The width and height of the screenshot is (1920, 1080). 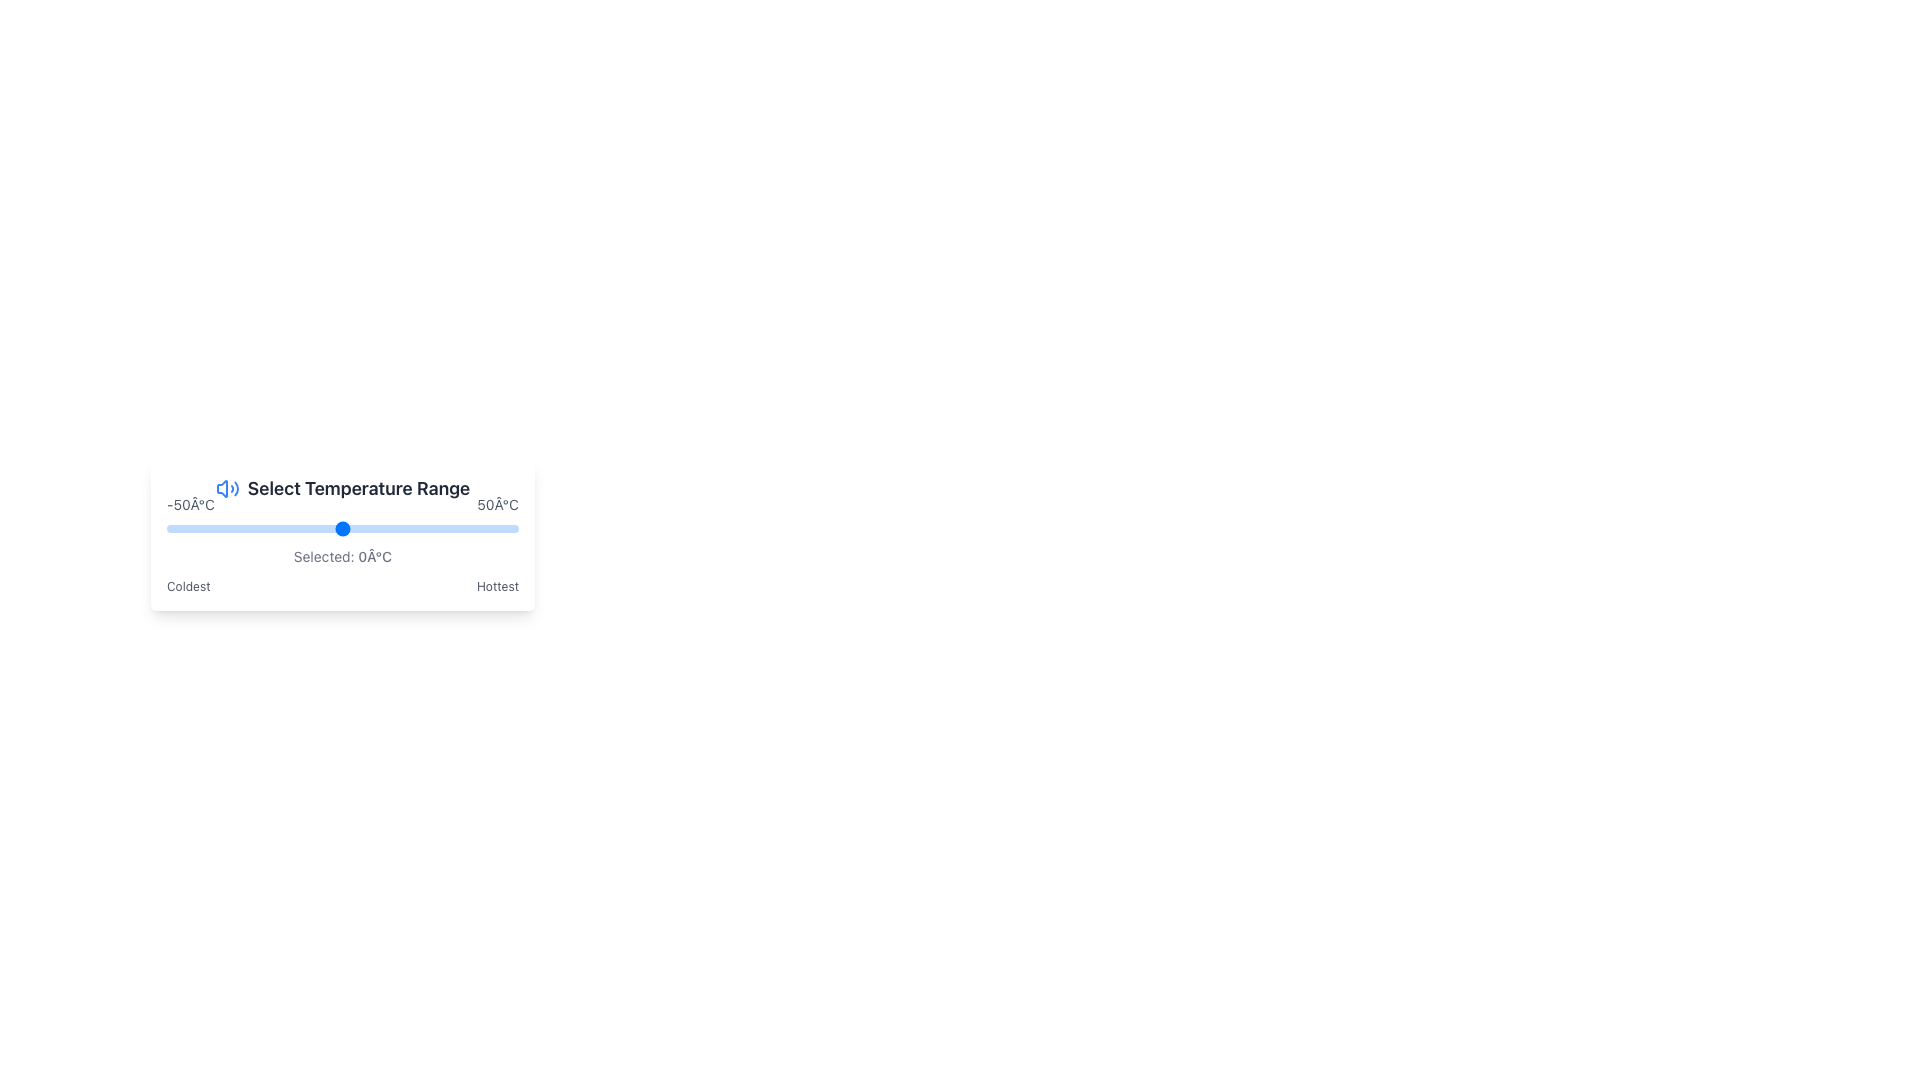 I want to click on the temperature, so click(x=415, y=527).